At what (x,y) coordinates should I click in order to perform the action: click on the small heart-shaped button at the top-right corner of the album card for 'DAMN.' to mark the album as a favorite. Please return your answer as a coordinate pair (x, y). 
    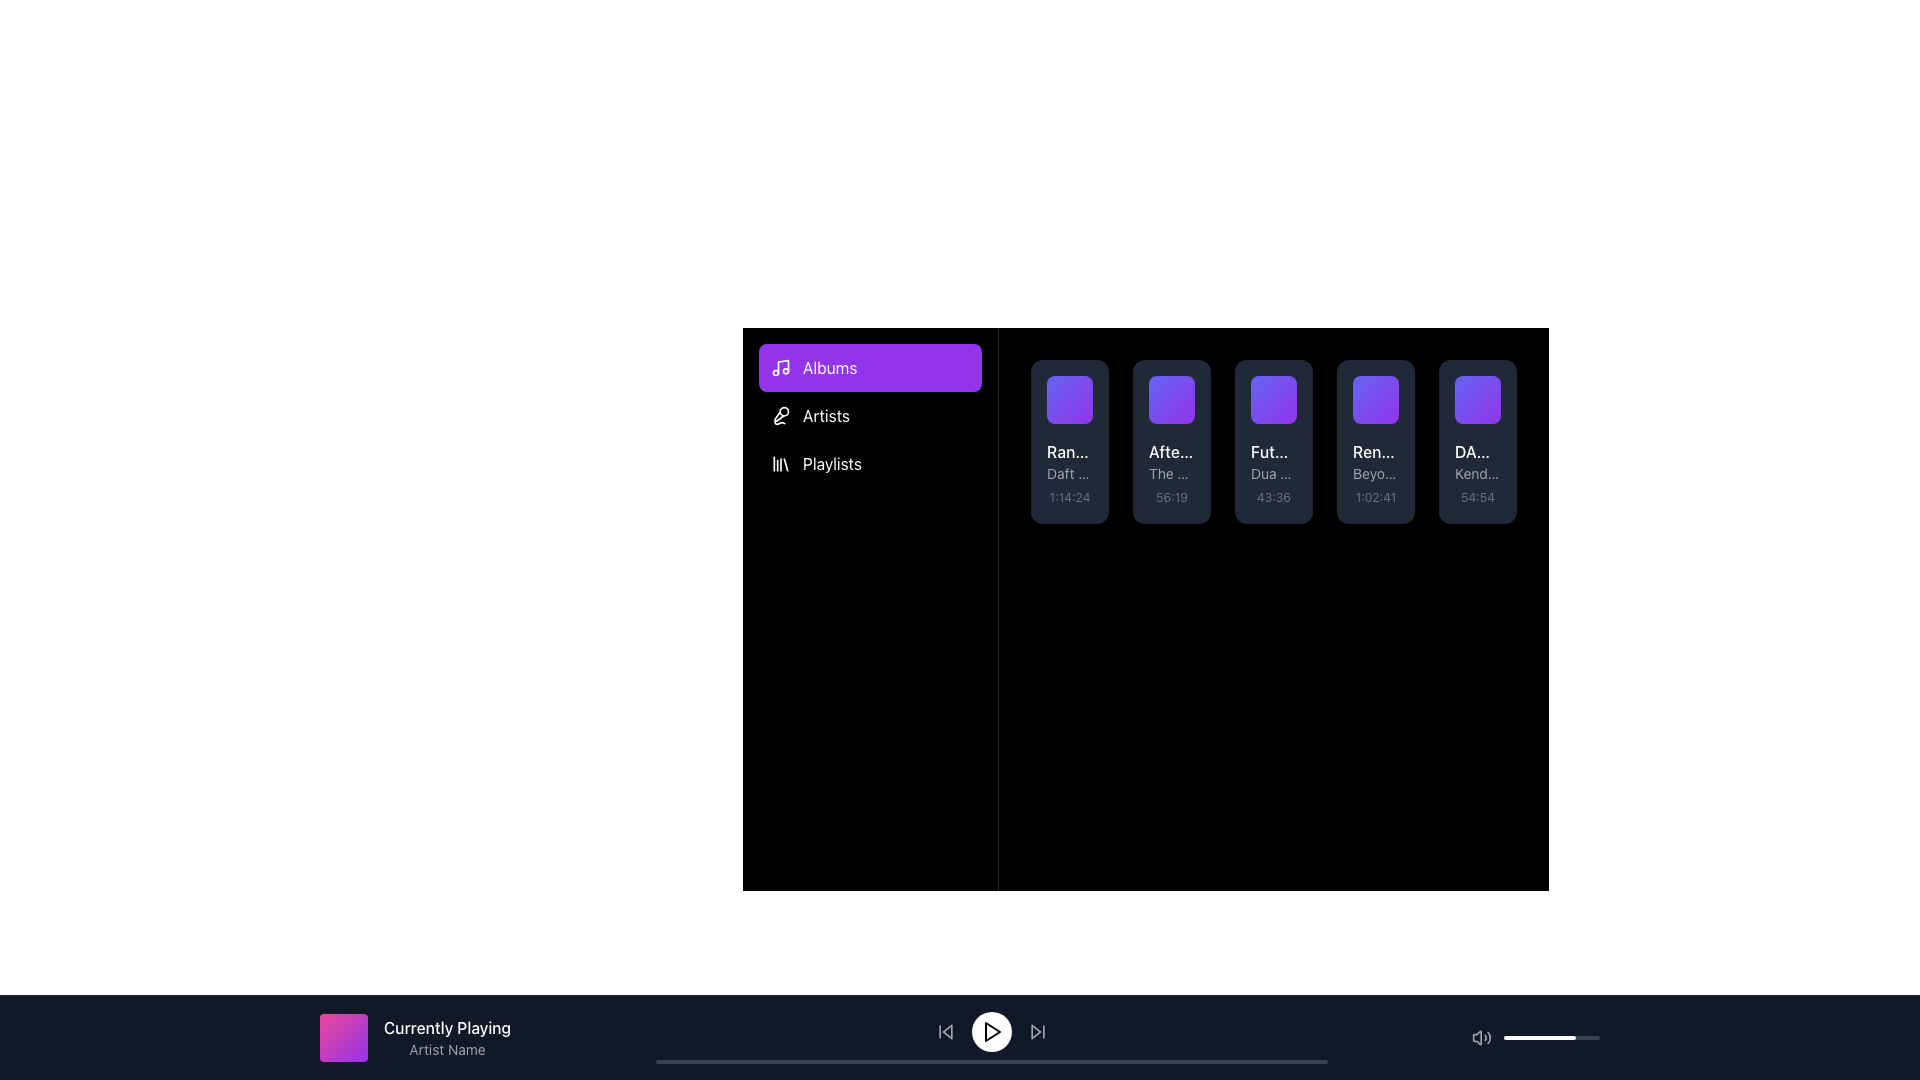
    Looking at the image, I should click on (1488, 388).